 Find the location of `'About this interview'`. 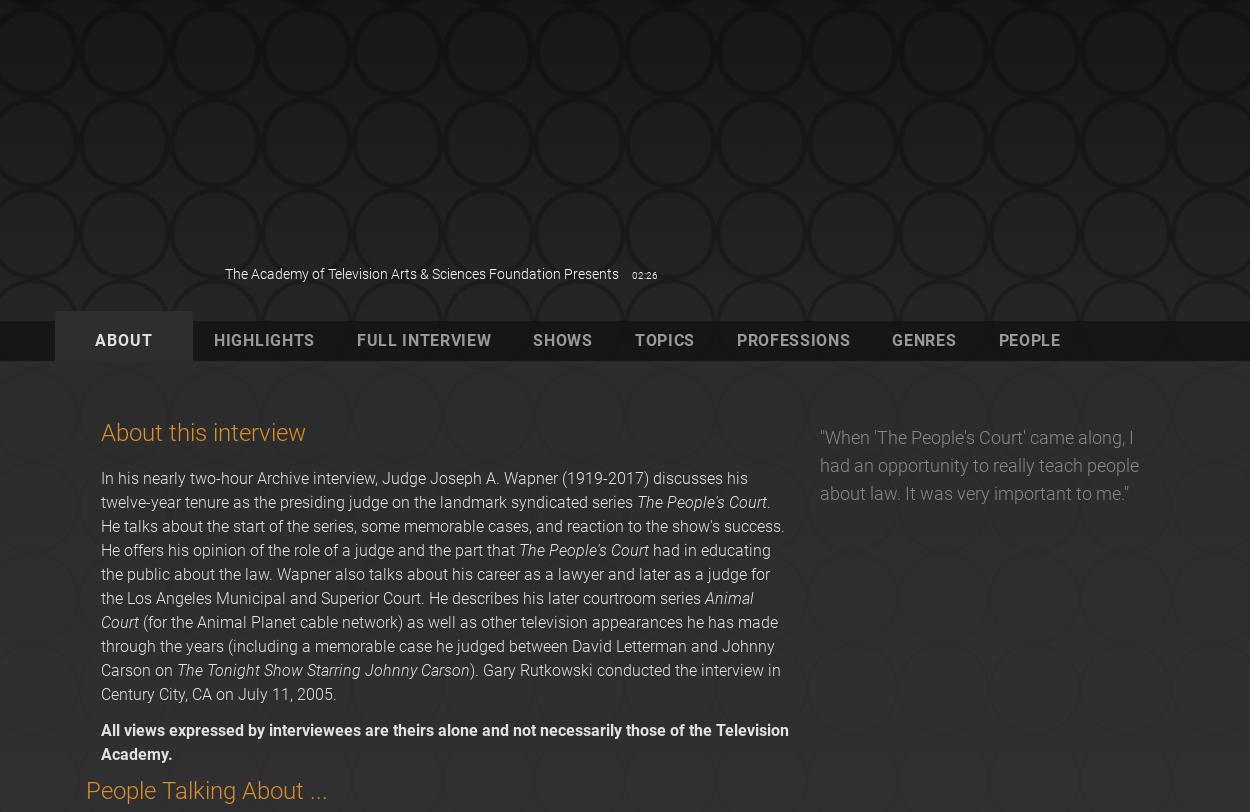

'About this interview' is located at coordinates (202, 431).